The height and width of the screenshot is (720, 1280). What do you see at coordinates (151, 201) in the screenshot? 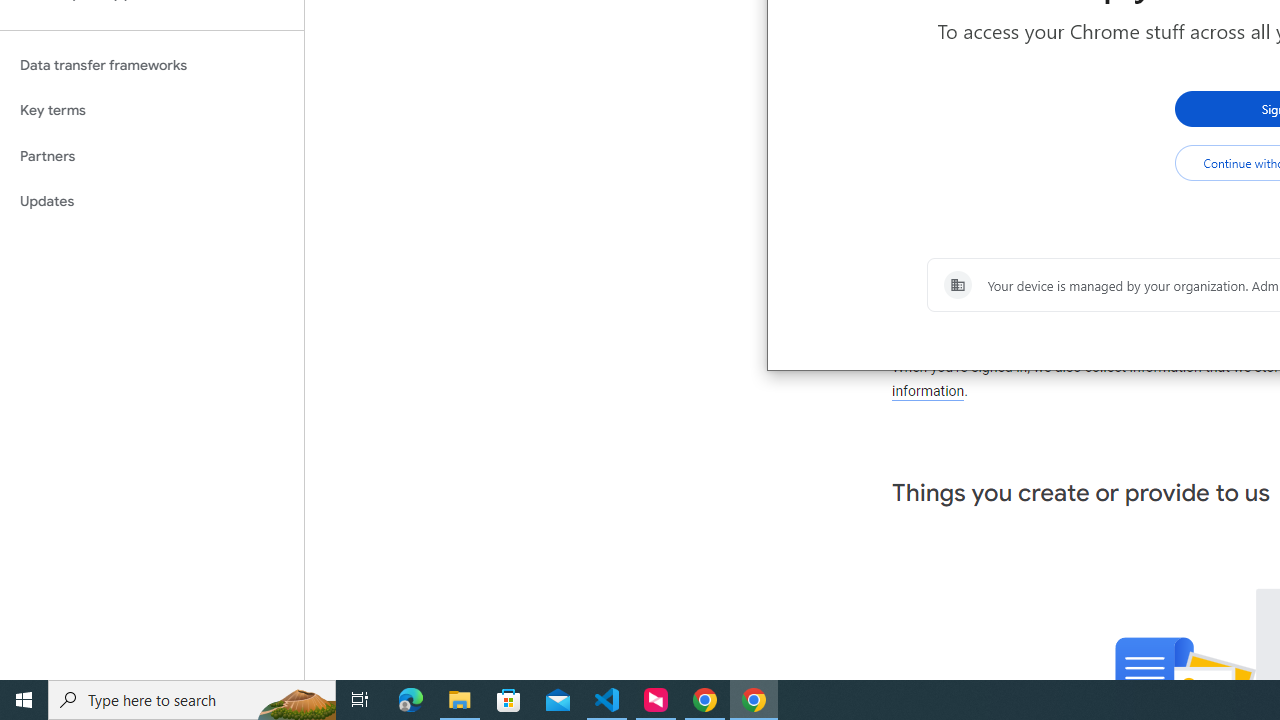
I see `'Updates'` at bounding box center [151, 201].